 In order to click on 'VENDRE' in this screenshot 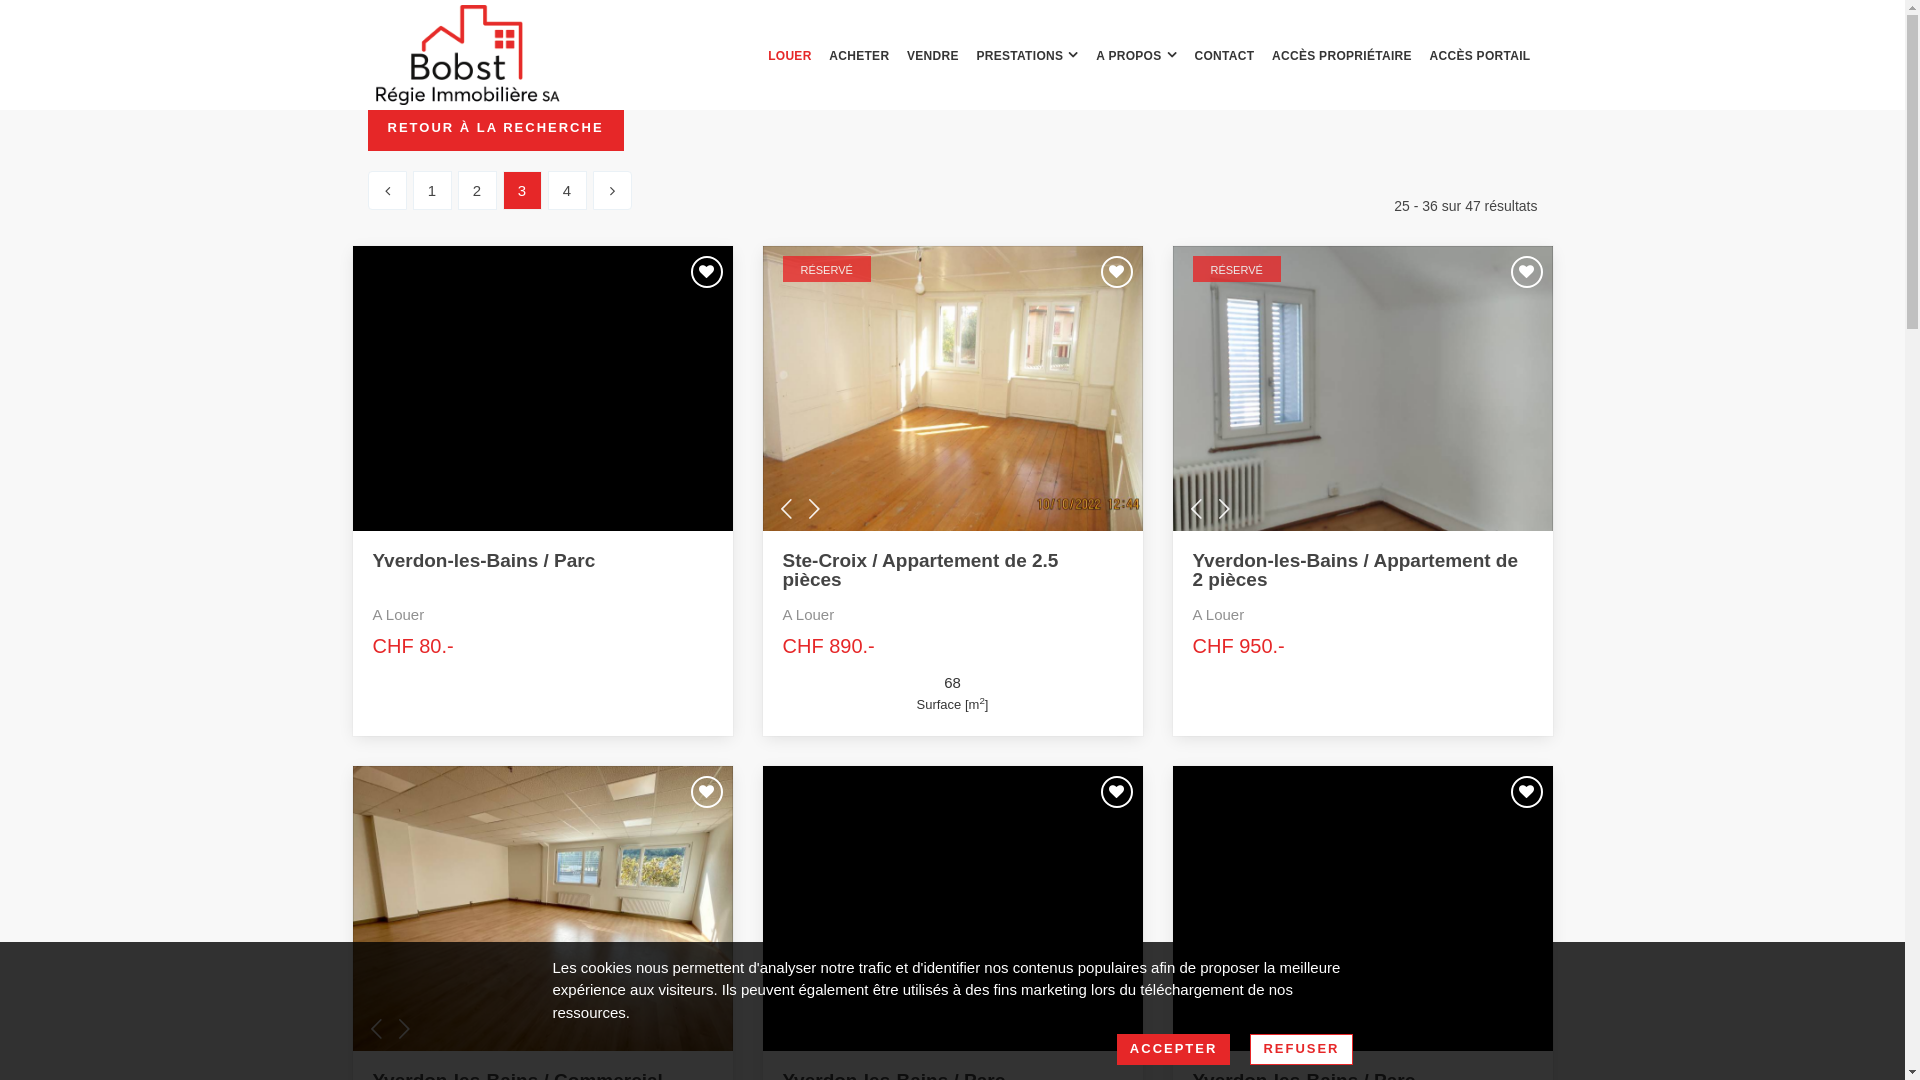, I will do `click(931, 55)`.